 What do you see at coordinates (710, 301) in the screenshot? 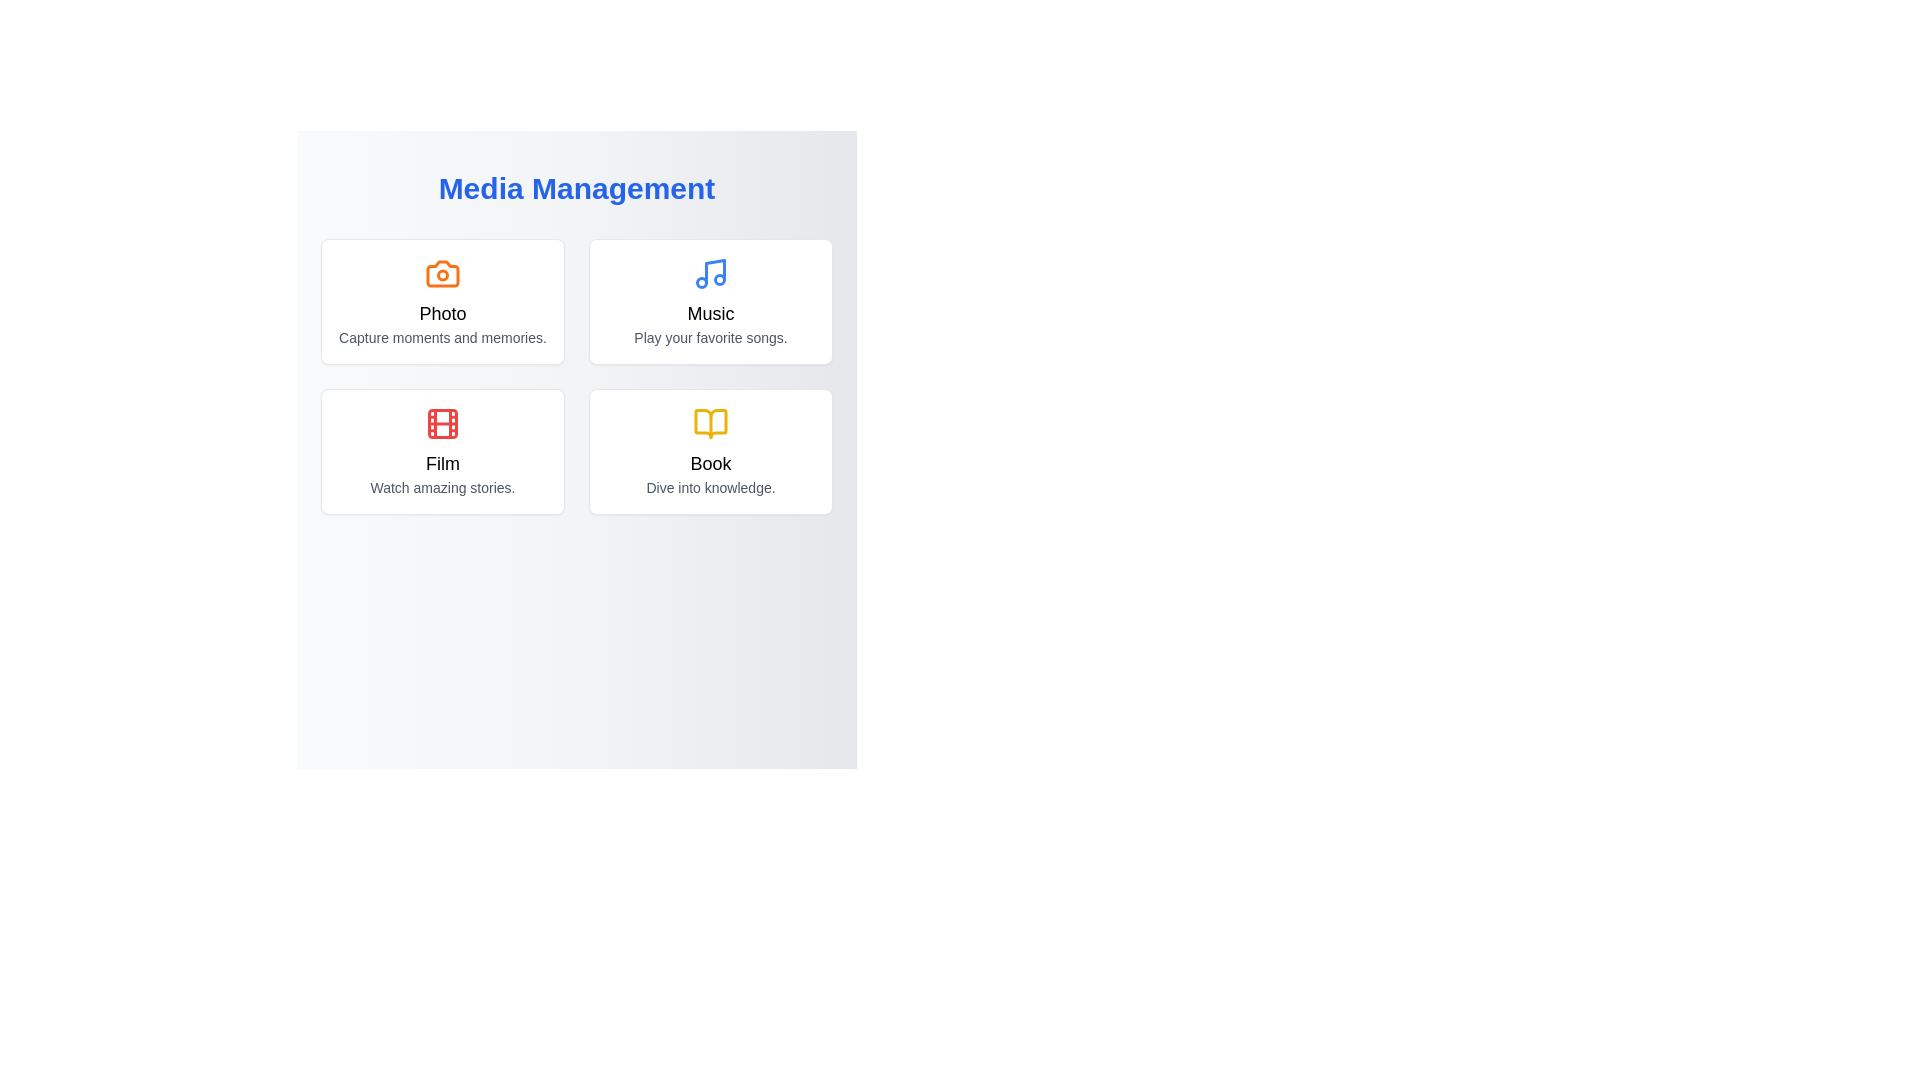
I see `the interactive card` at bounding box center [710, 301].